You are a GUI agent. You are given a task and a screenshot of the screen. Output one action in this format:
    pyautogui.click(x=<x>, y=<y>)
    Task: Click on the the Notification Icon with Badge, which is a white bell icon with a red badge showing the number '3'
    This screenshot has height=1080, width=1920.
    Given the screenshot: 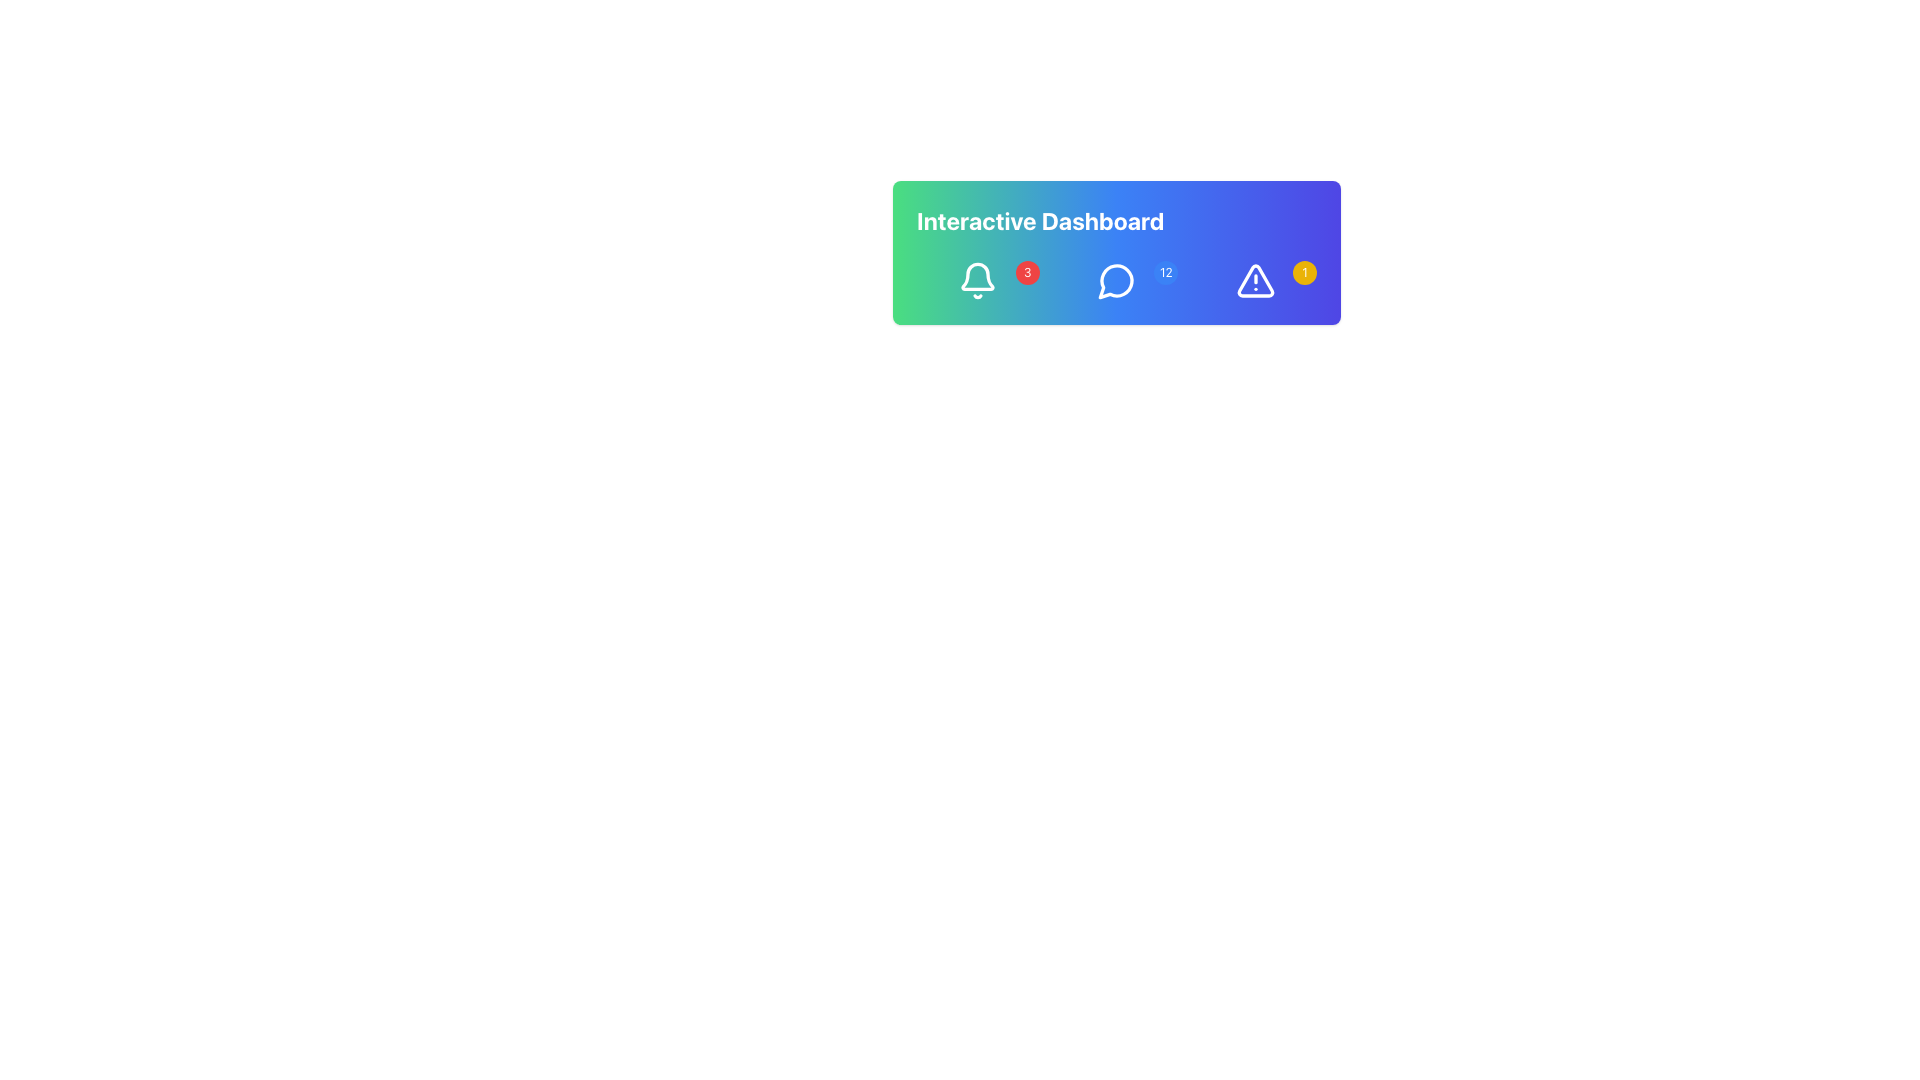 What is the action you would take?
    pyautogui.click(x=978, y=281)
    